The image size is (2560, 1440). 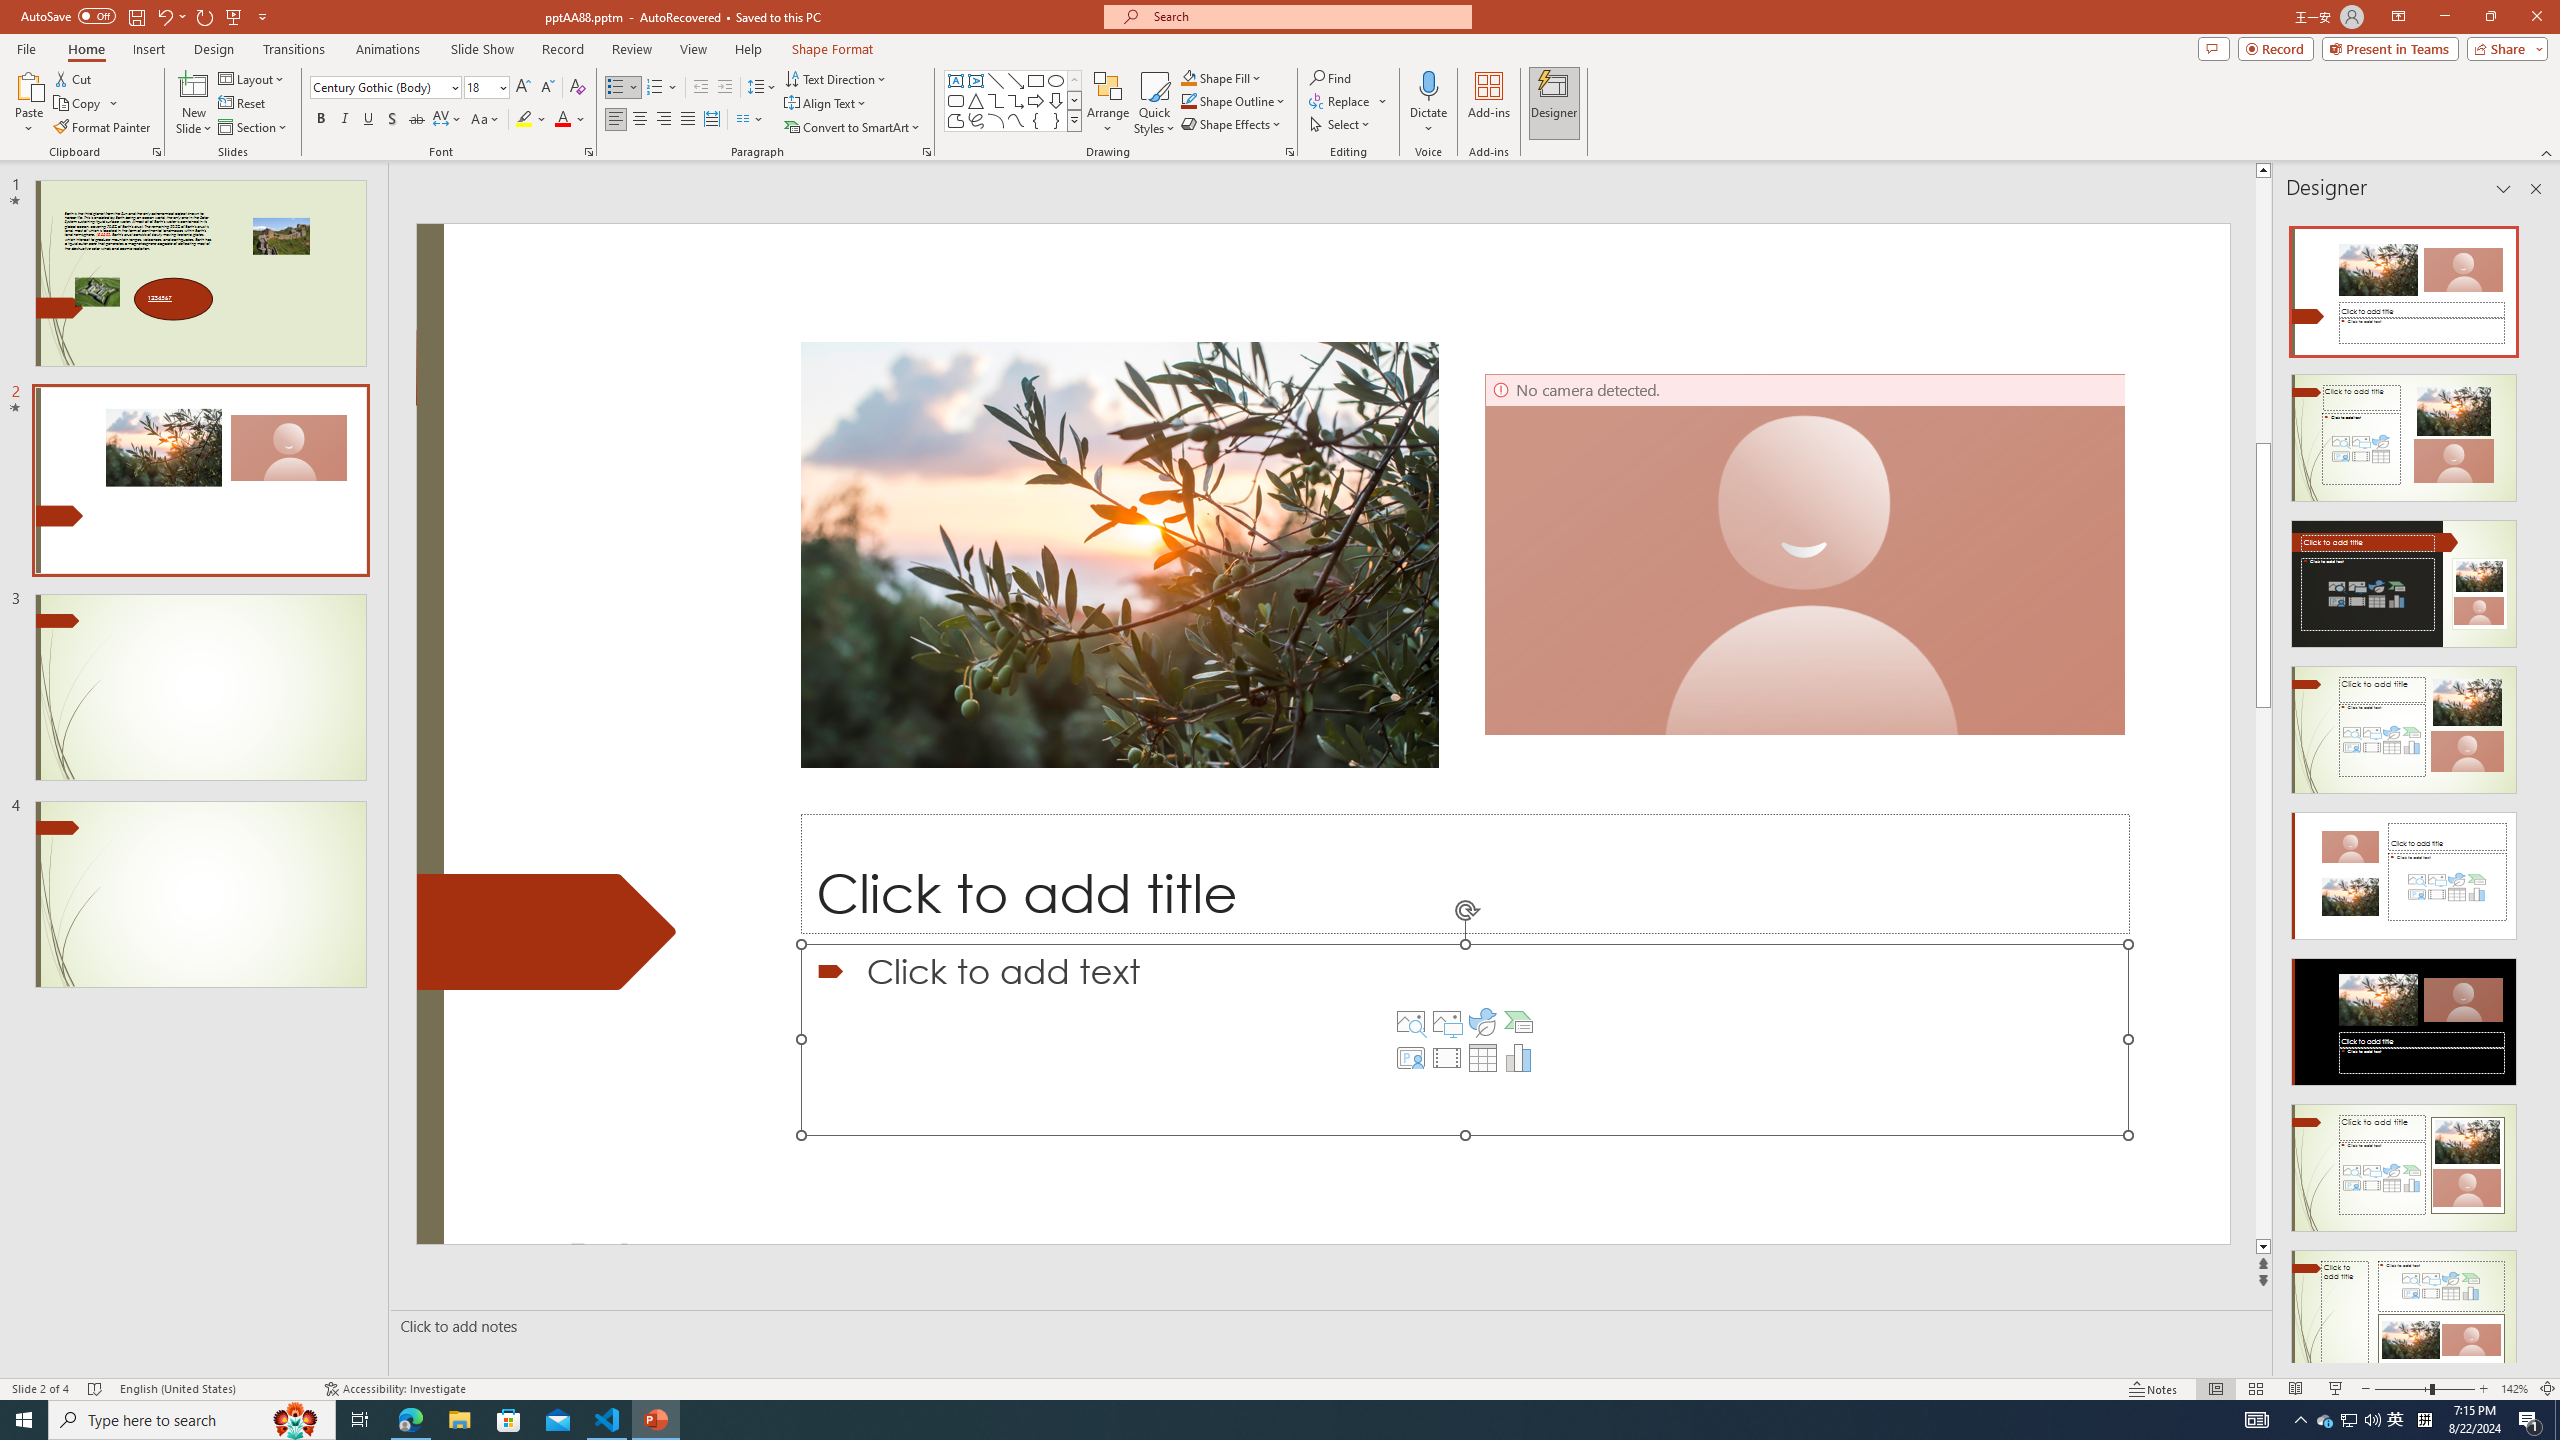 What do you see at coordinates (2153, 1389) in the screenshot?
I see `'Notes '` at bounding box center [2153, 1389].